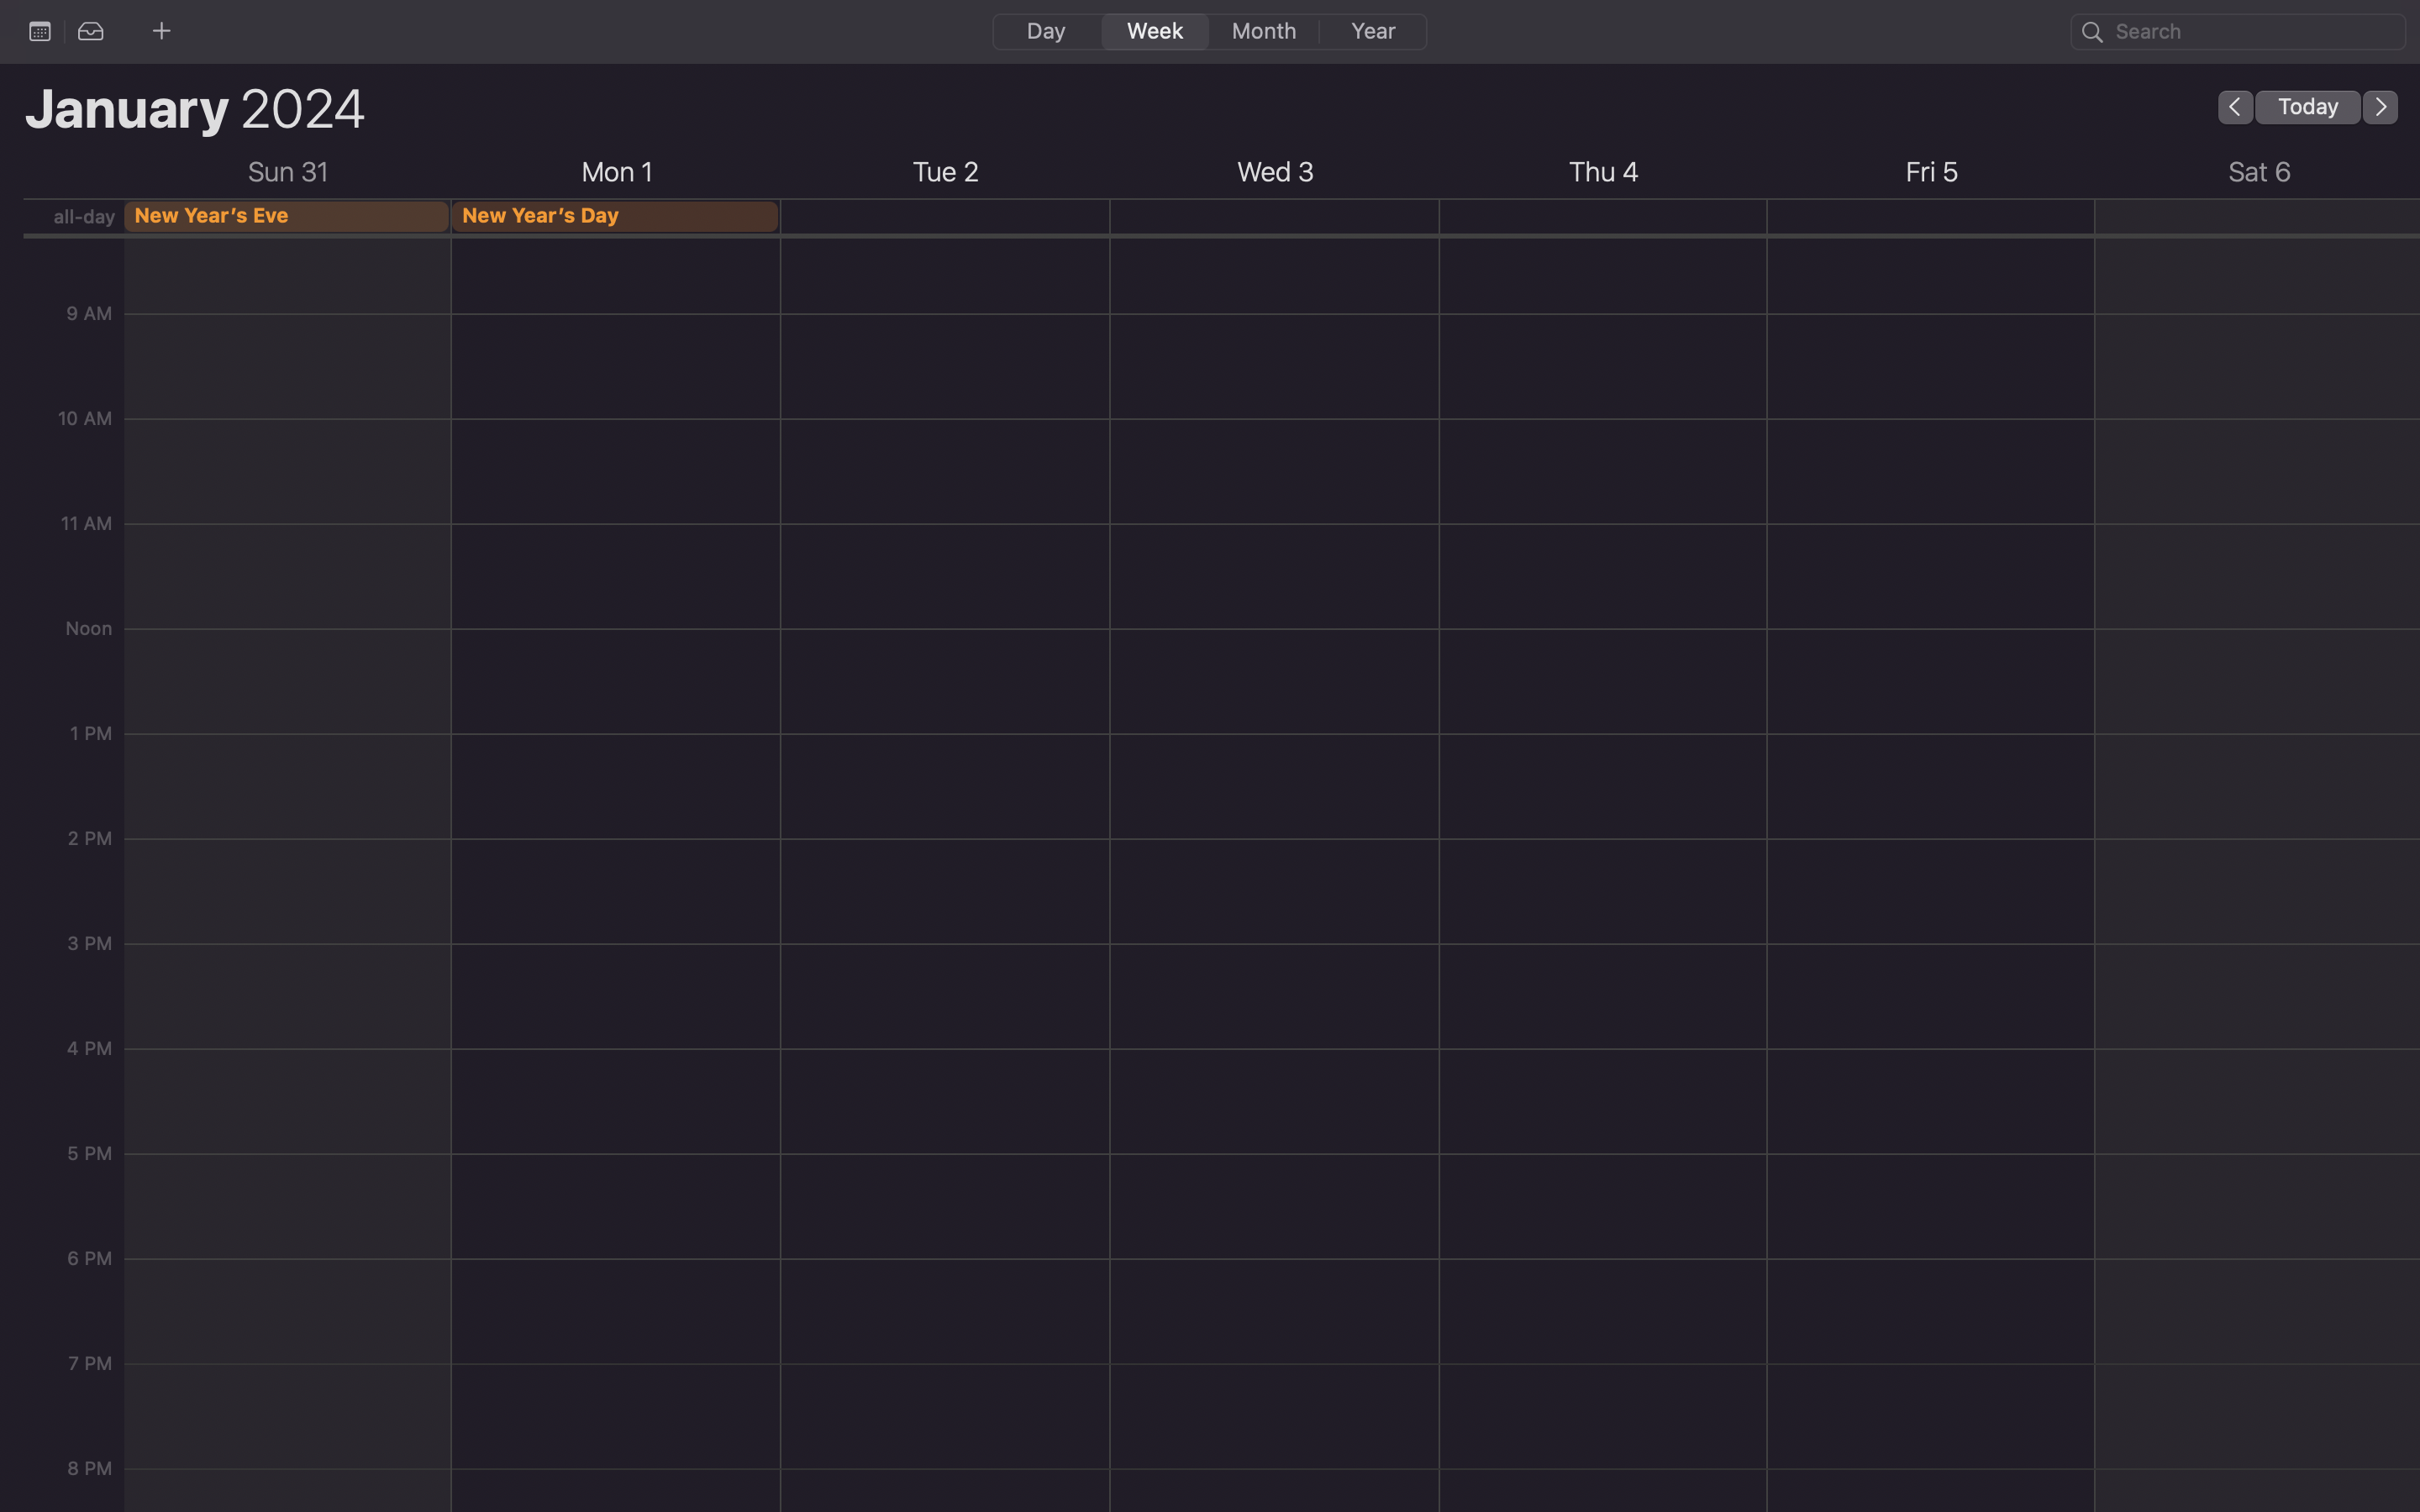 The width and height of the screenshot is (2420, 1512). I want to click on Create an event for 2 pm on Tuesday, so click(944, 976).